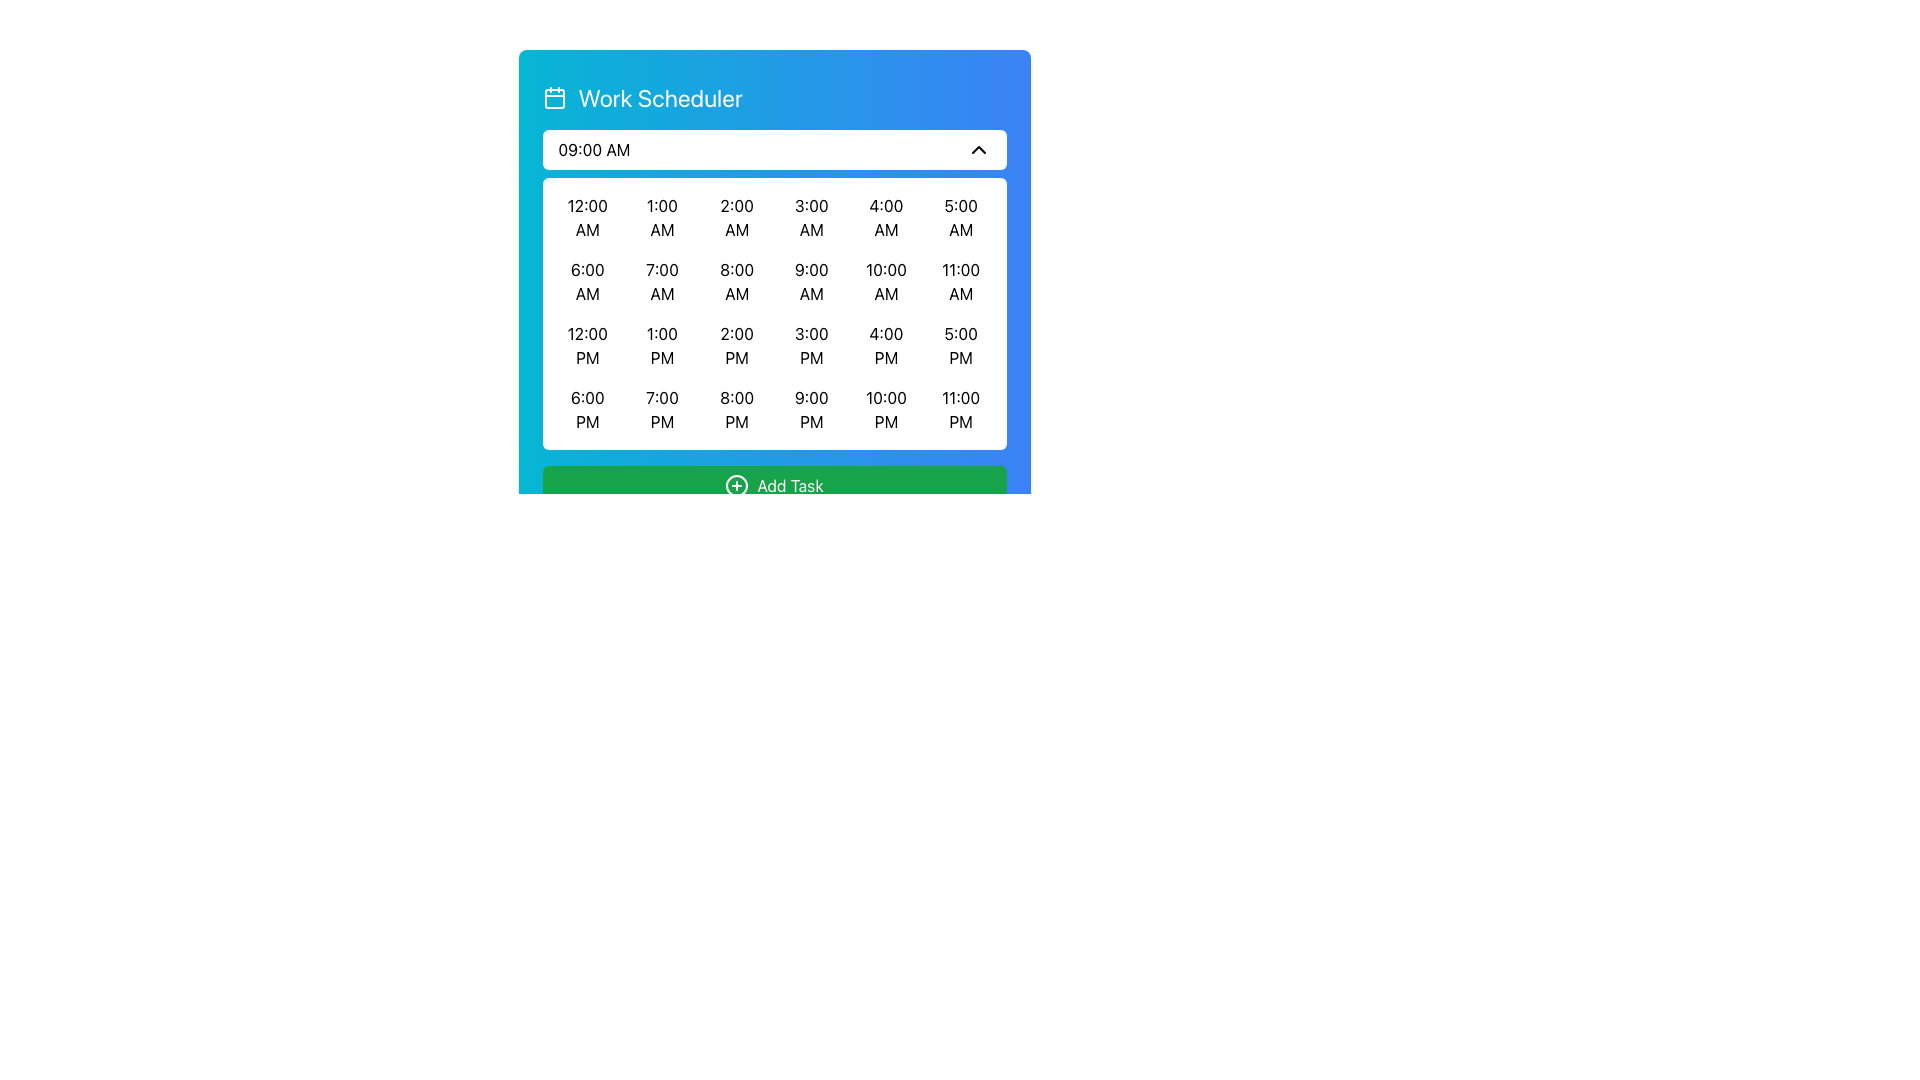  What do you see at coordinates (961, 408) in the screenshot?
I see `the selectable time button labeled '11:00 PM' located at the end of the last row of time buttons in the scheduling interface` at bounding box center [961, 408].